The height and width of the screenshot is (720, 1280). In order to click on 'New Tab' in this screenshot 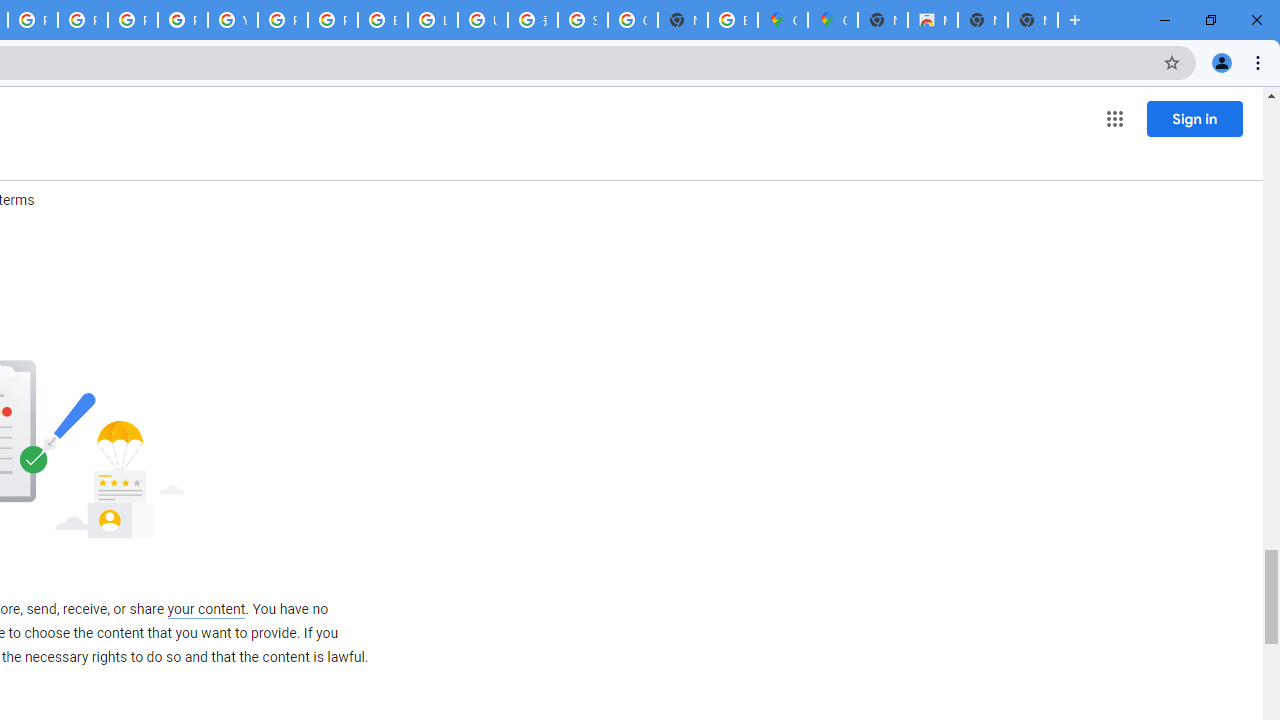, I will do `click(1074, 20)`.